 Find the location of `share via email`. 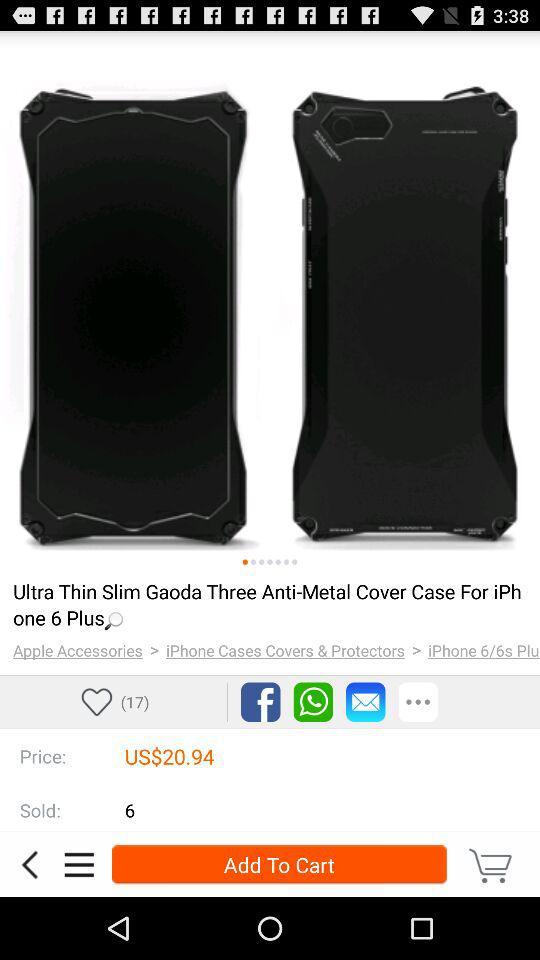

share via email is located at coordinates (364, 702).